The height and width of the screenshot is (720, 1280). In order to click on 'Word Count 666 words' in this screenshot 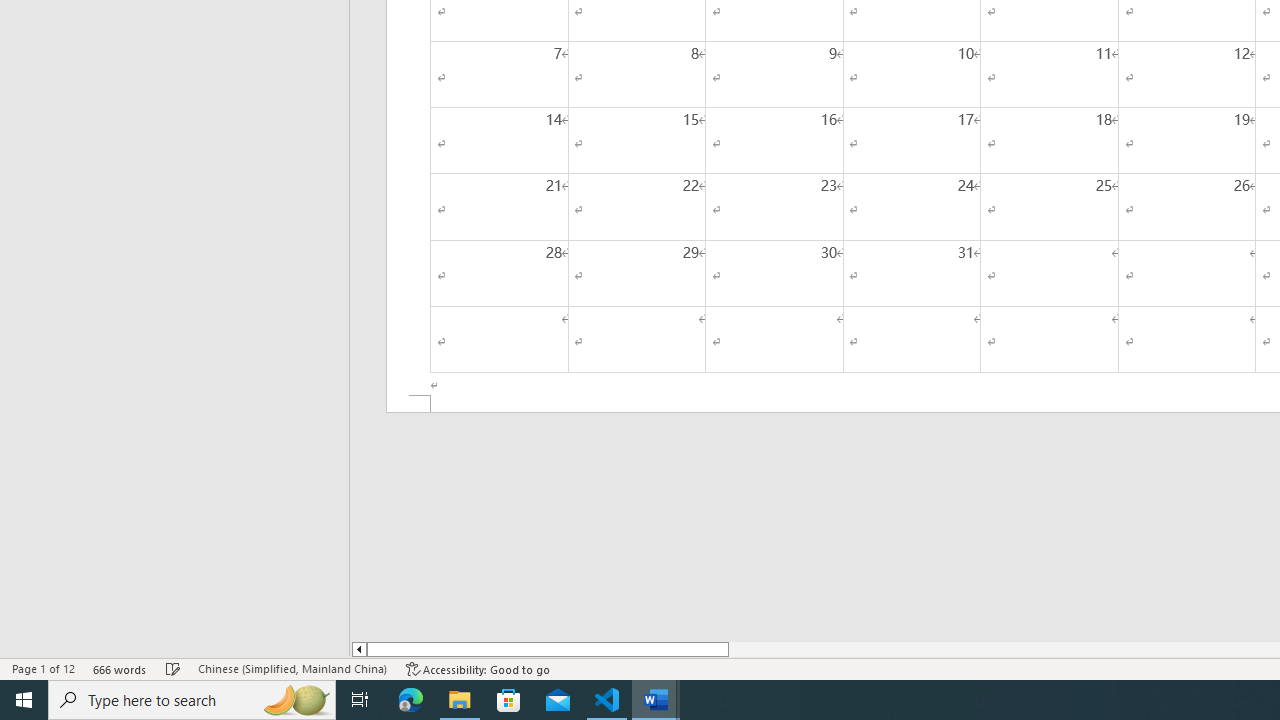, I will do `click(119, 669)`.